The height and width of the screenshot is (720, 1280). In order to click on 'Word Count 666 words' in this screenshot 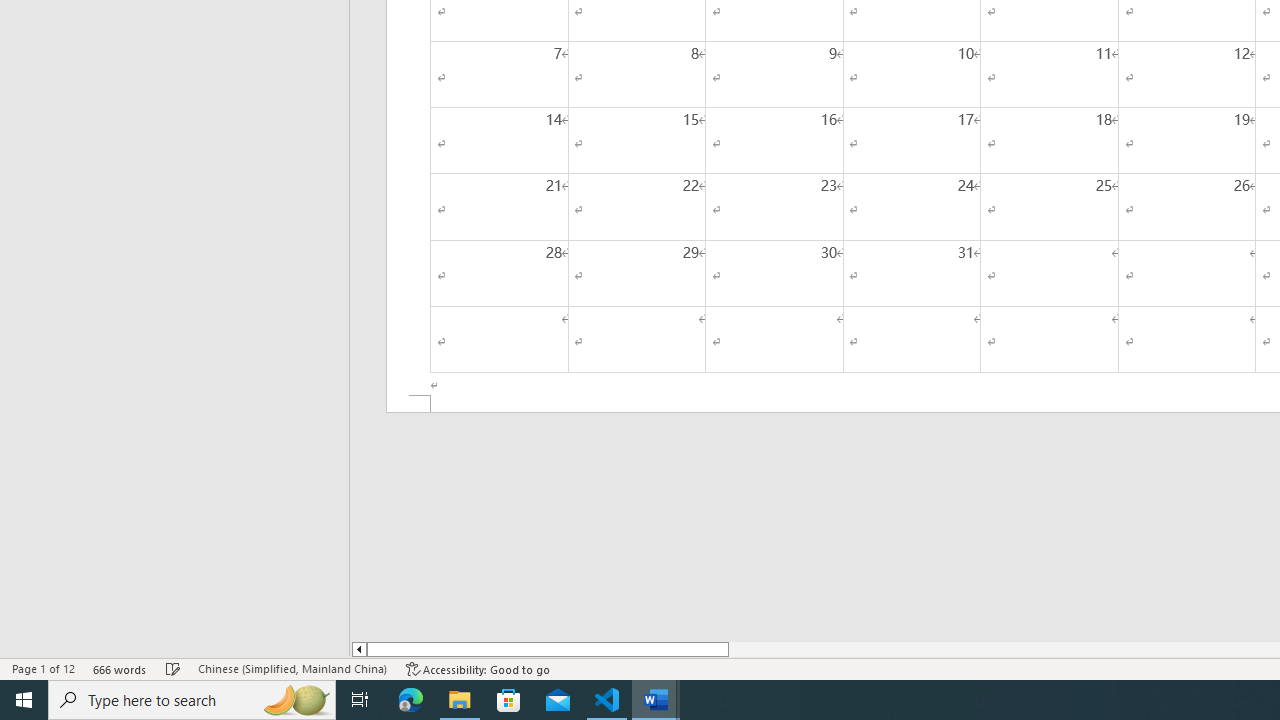, I will do `click(119, 669)`.